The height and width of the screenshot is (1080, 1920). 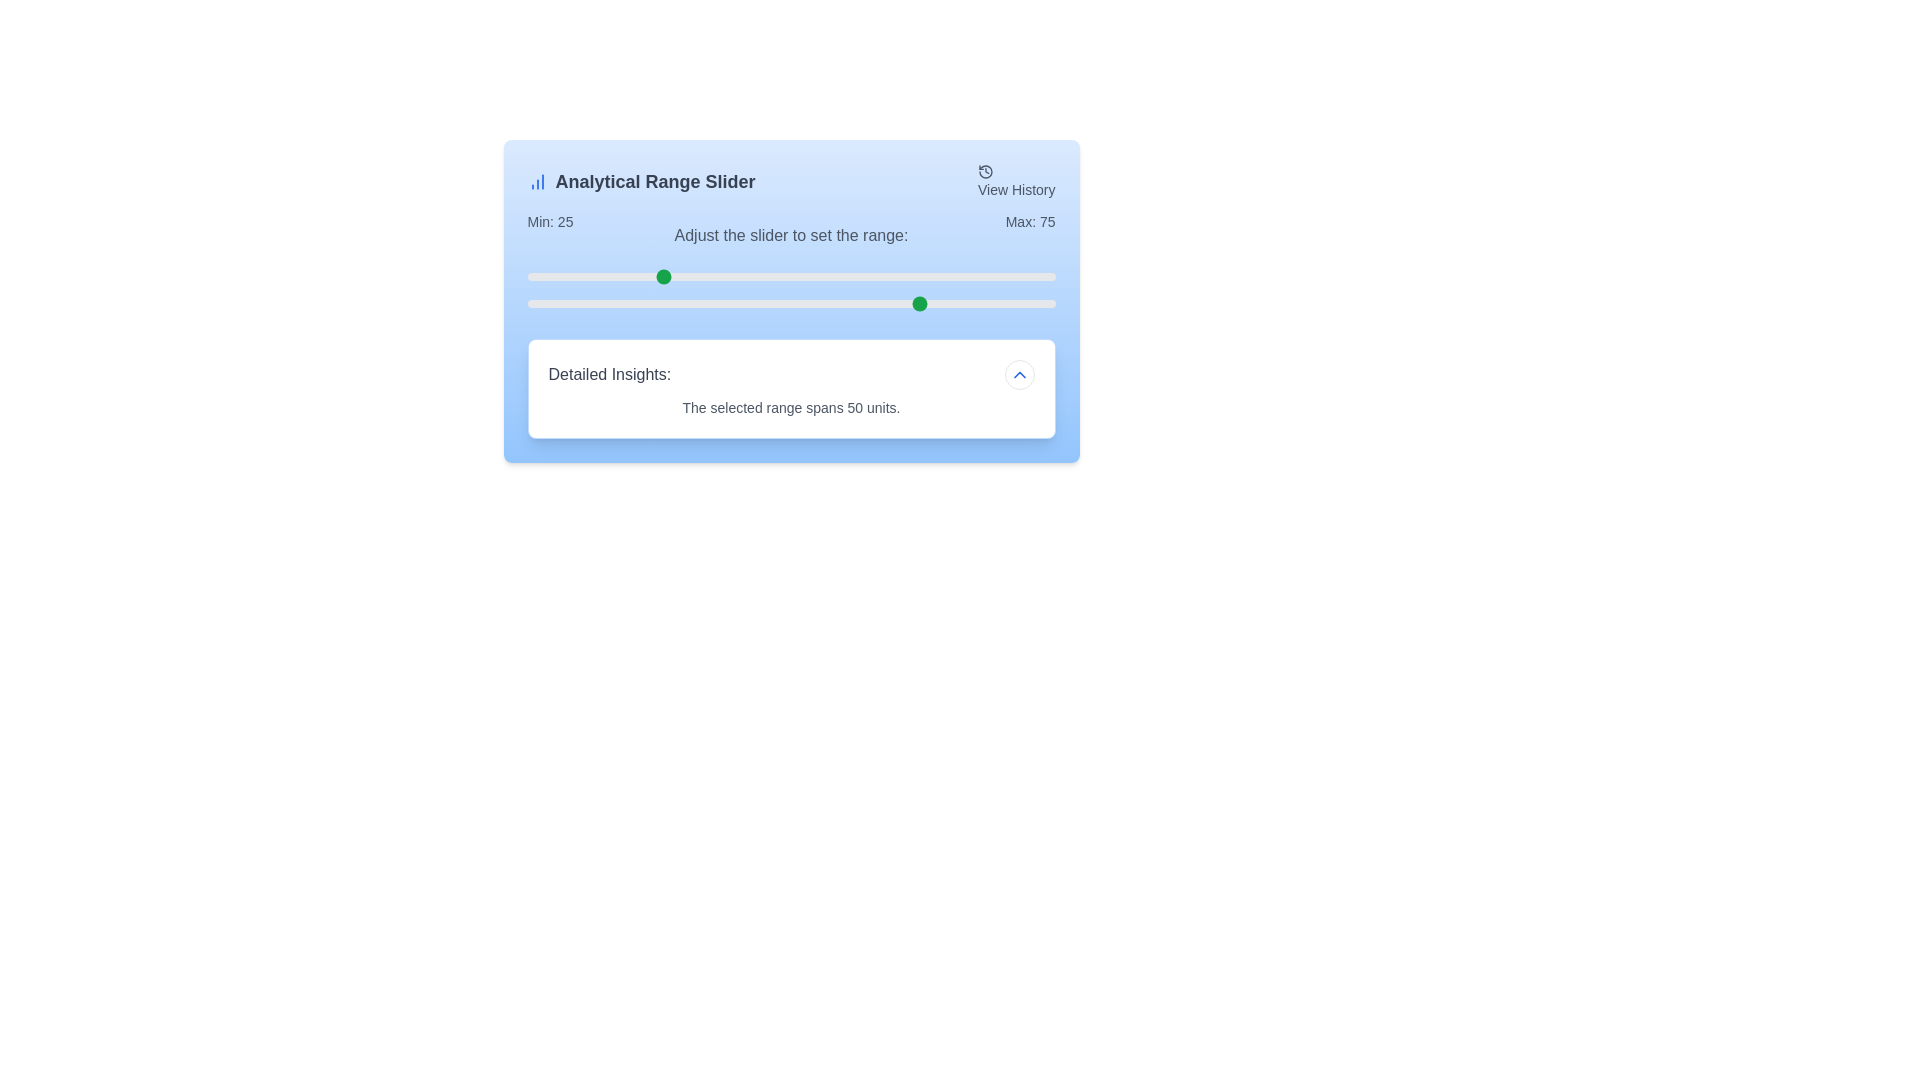 I want to click on the minimum range slider to 34, so click(x=706, y=277).